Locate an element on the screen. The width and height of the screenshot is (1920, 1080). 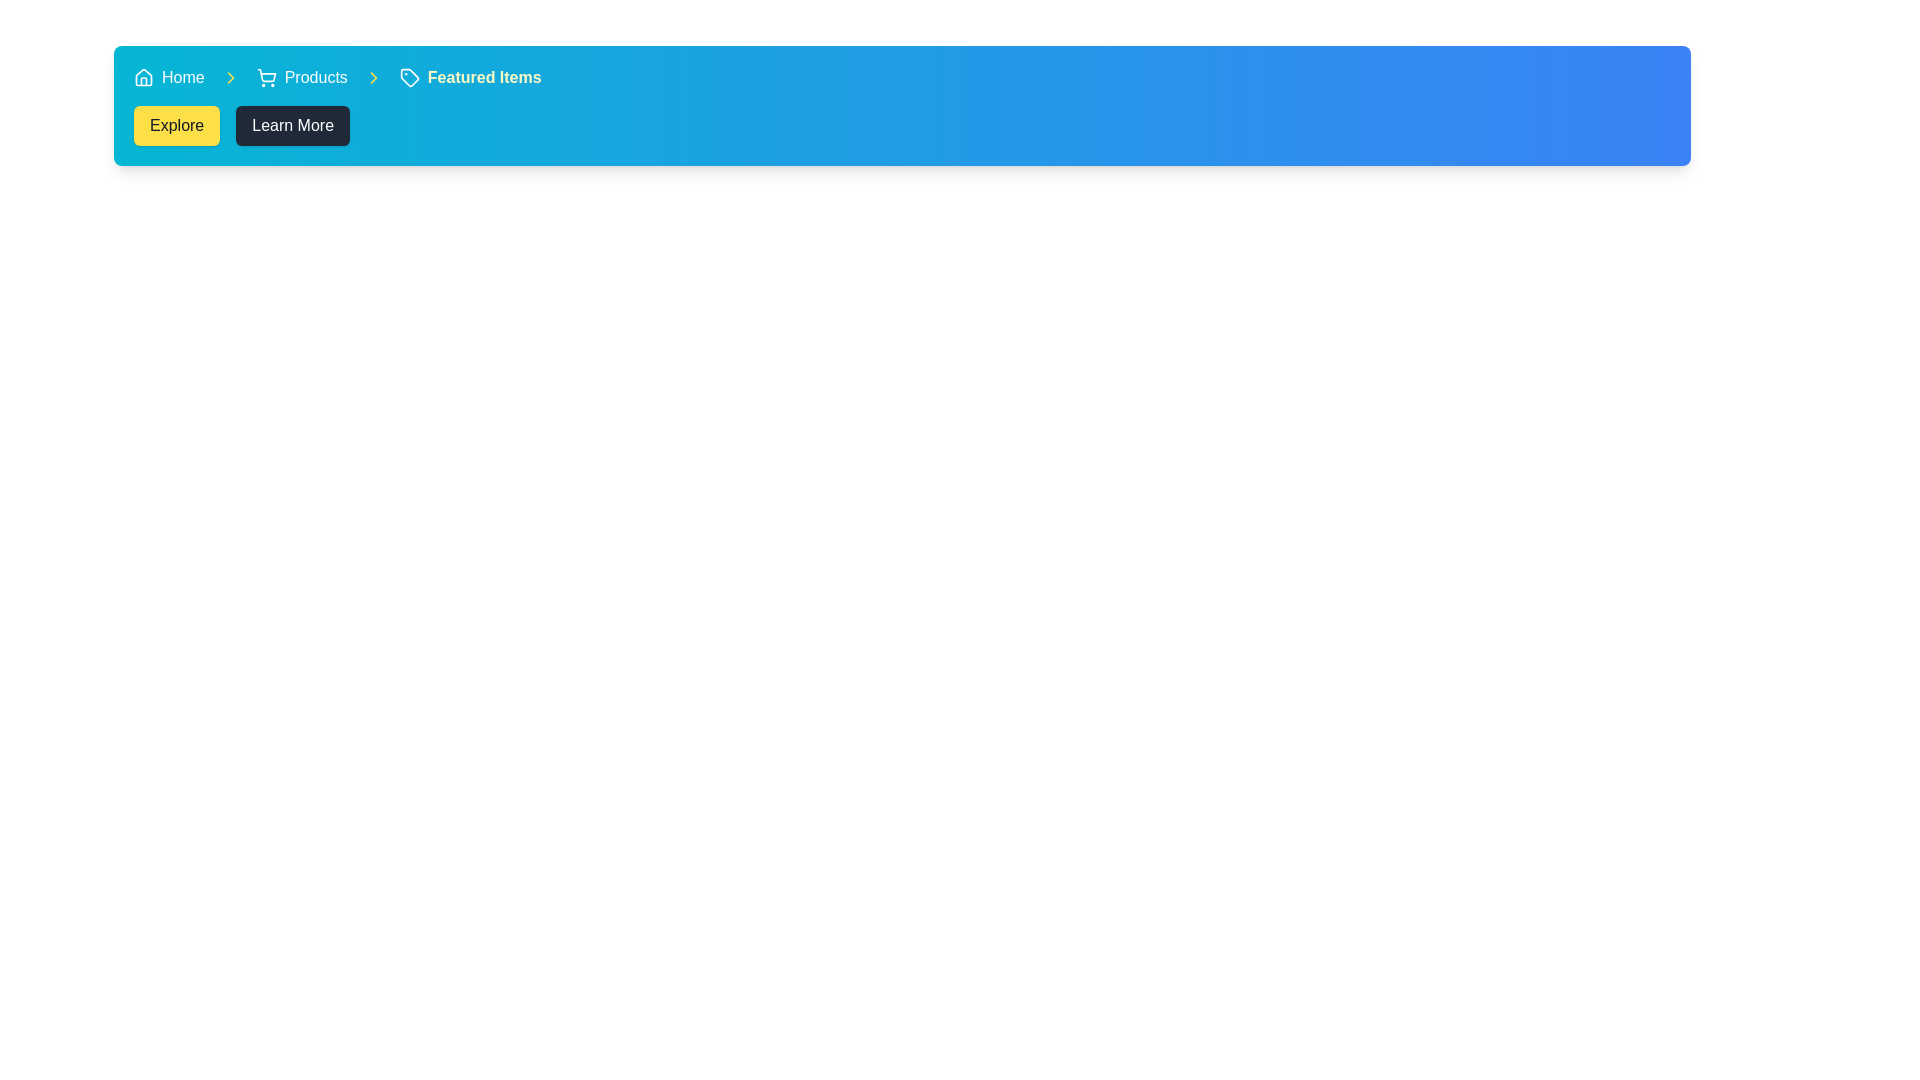
the decorative right-facing chevron icon in the breadcrumb navigation bar, which is styled in vibrant yellow and situated between 'Products' and 'Featured Items' is located at coordinates (373, 76).